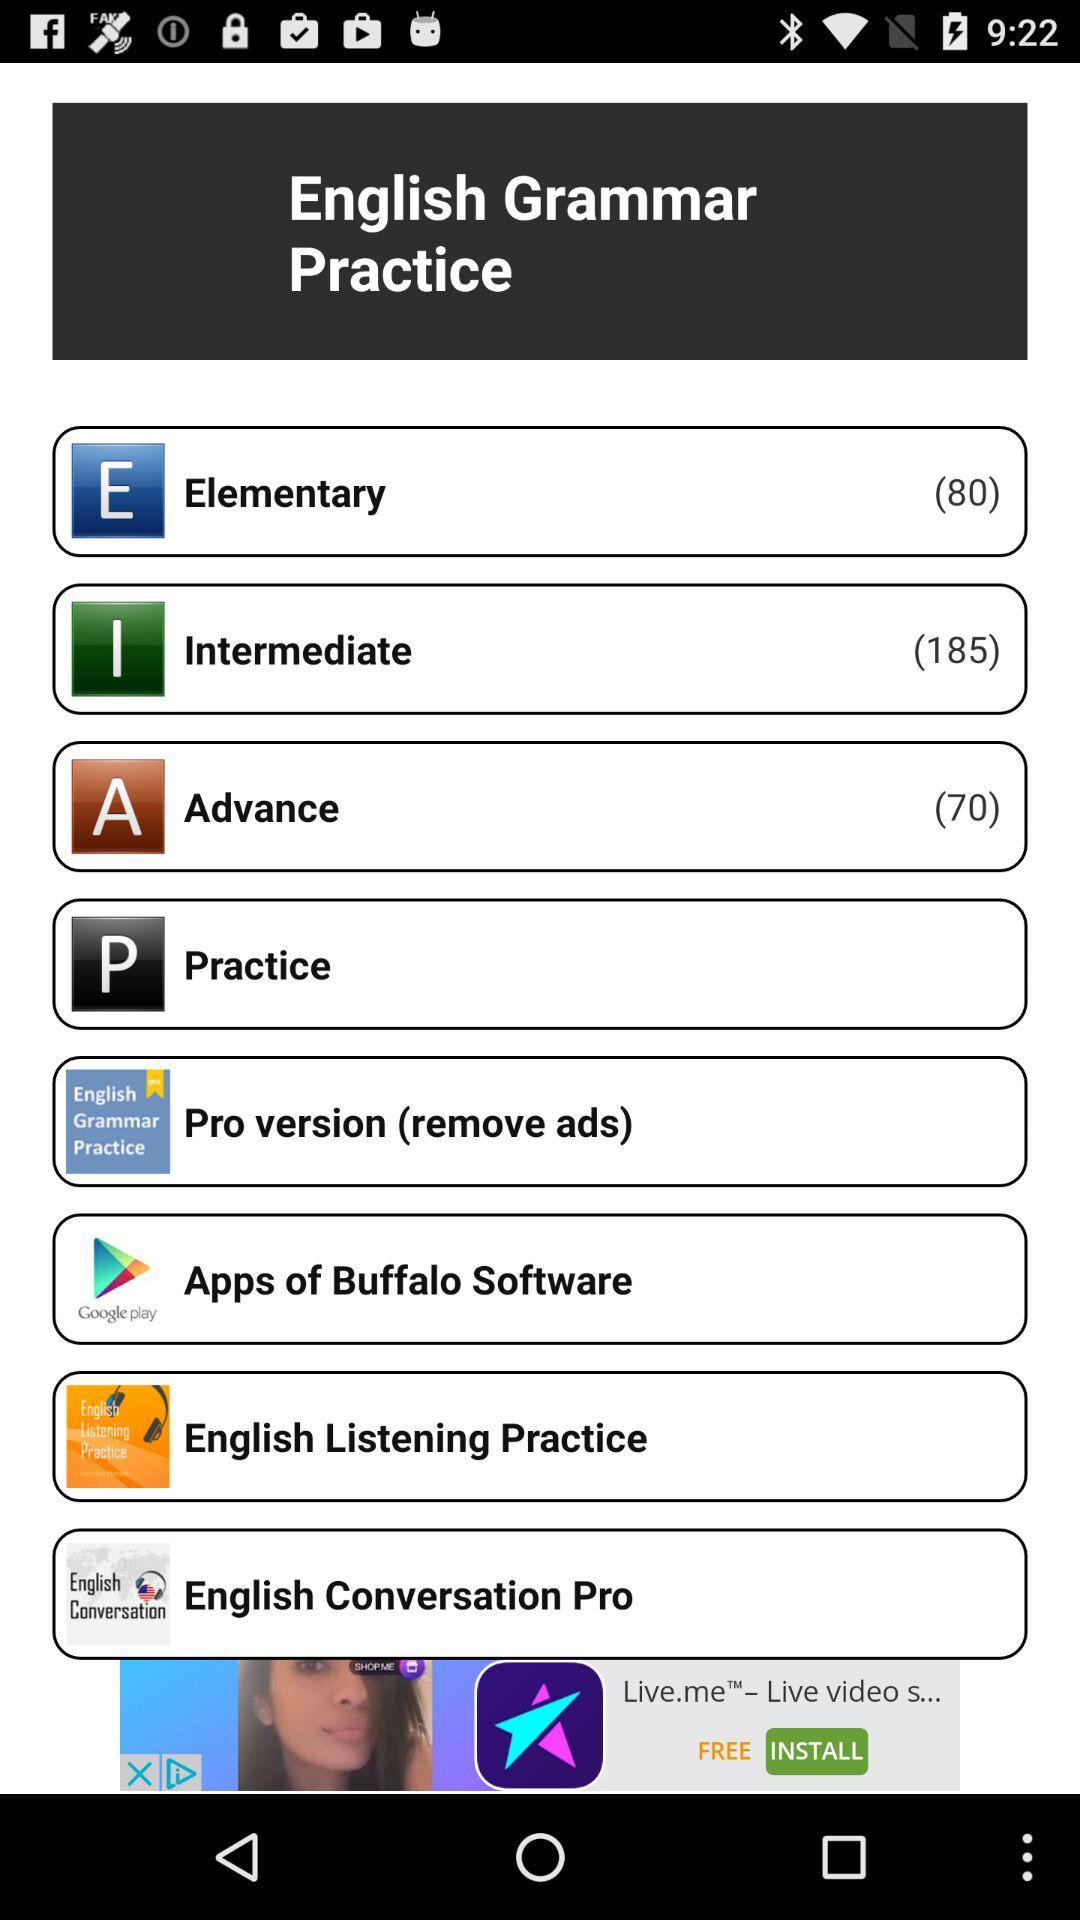 Image resolution: width=1080 pixels, height=1920 pixels. What do you see at coordinates (118, 649) in the screenshot?
I see `the icon beside intermediate` at bounding box center [118, 649].